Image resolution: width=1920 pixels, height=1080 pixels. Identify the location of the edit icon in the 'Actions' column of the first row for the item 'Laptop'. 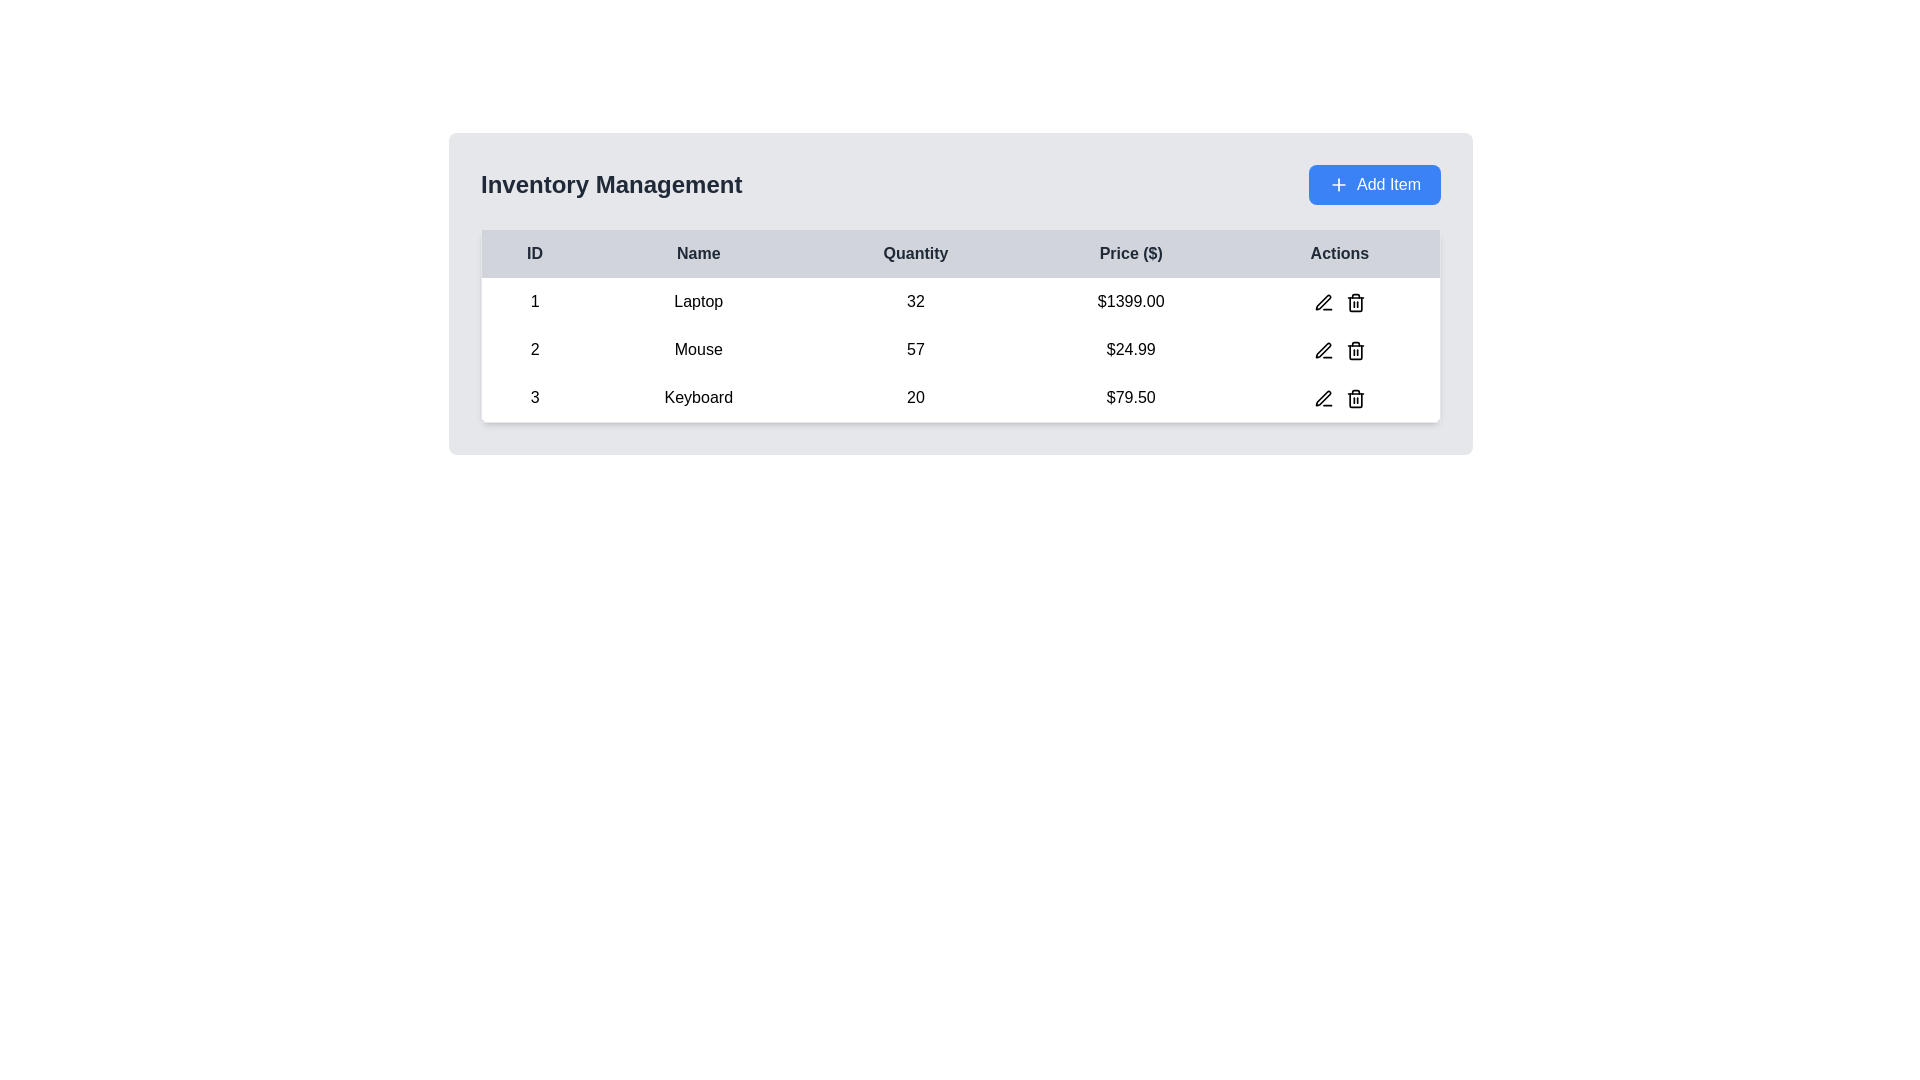
(1323, 301).